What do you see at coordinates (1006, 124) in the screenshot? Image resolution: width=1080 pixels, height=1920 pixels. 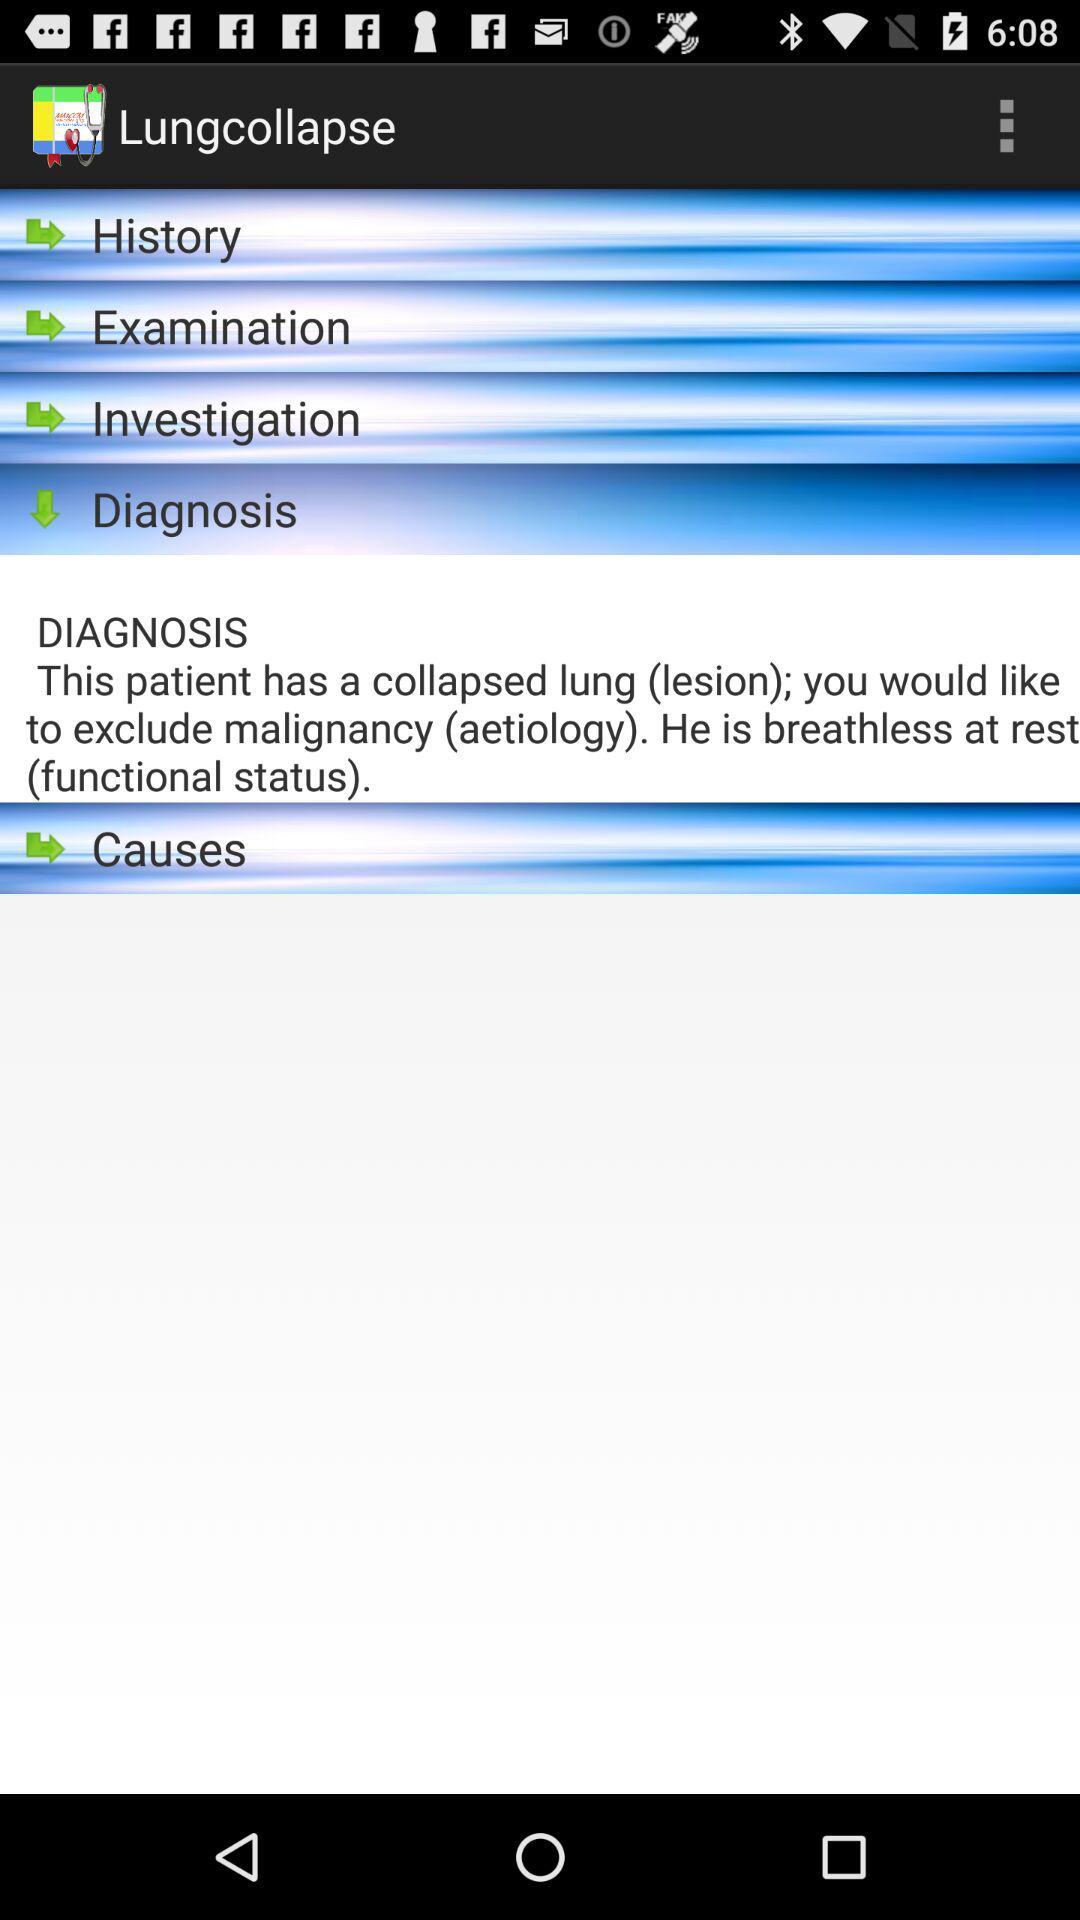 I see `icon to the right of lungcollapse item` at bounding box center [1006, 124].